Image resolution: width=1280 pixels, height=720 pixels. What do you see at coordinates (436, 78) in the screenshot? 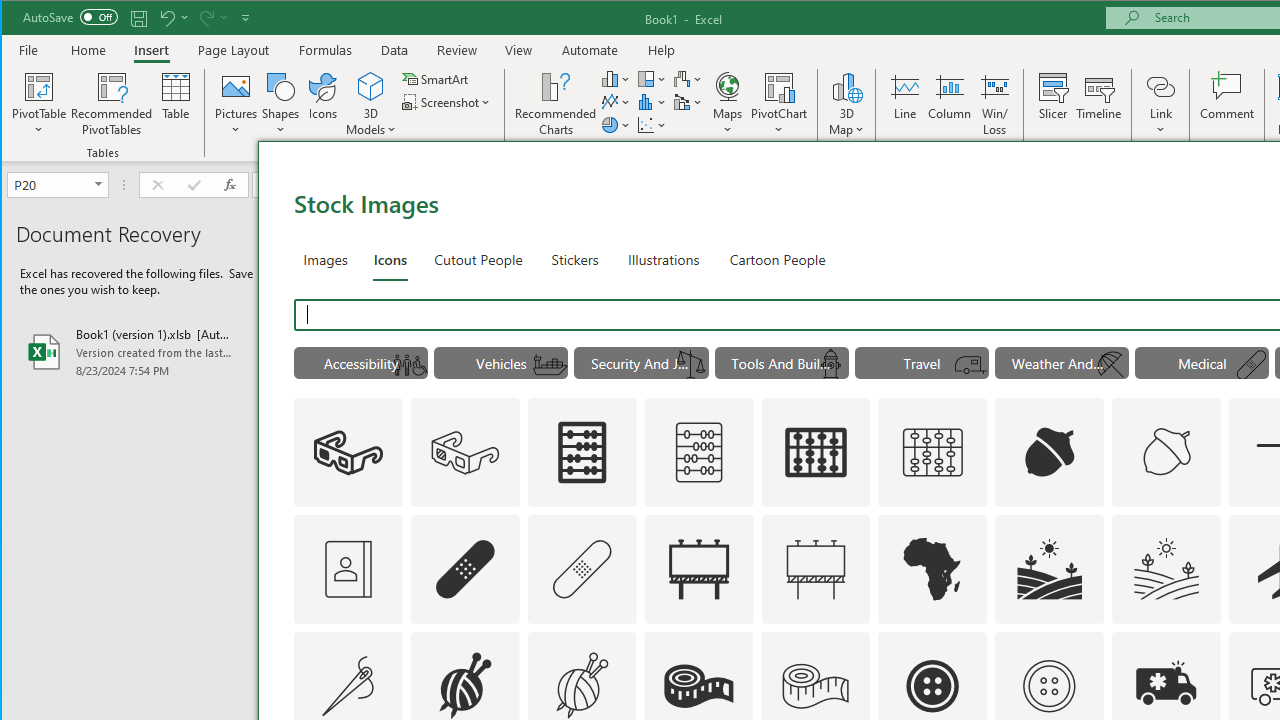
I see `'SmartArt...'` at bounding box center [436, 78].